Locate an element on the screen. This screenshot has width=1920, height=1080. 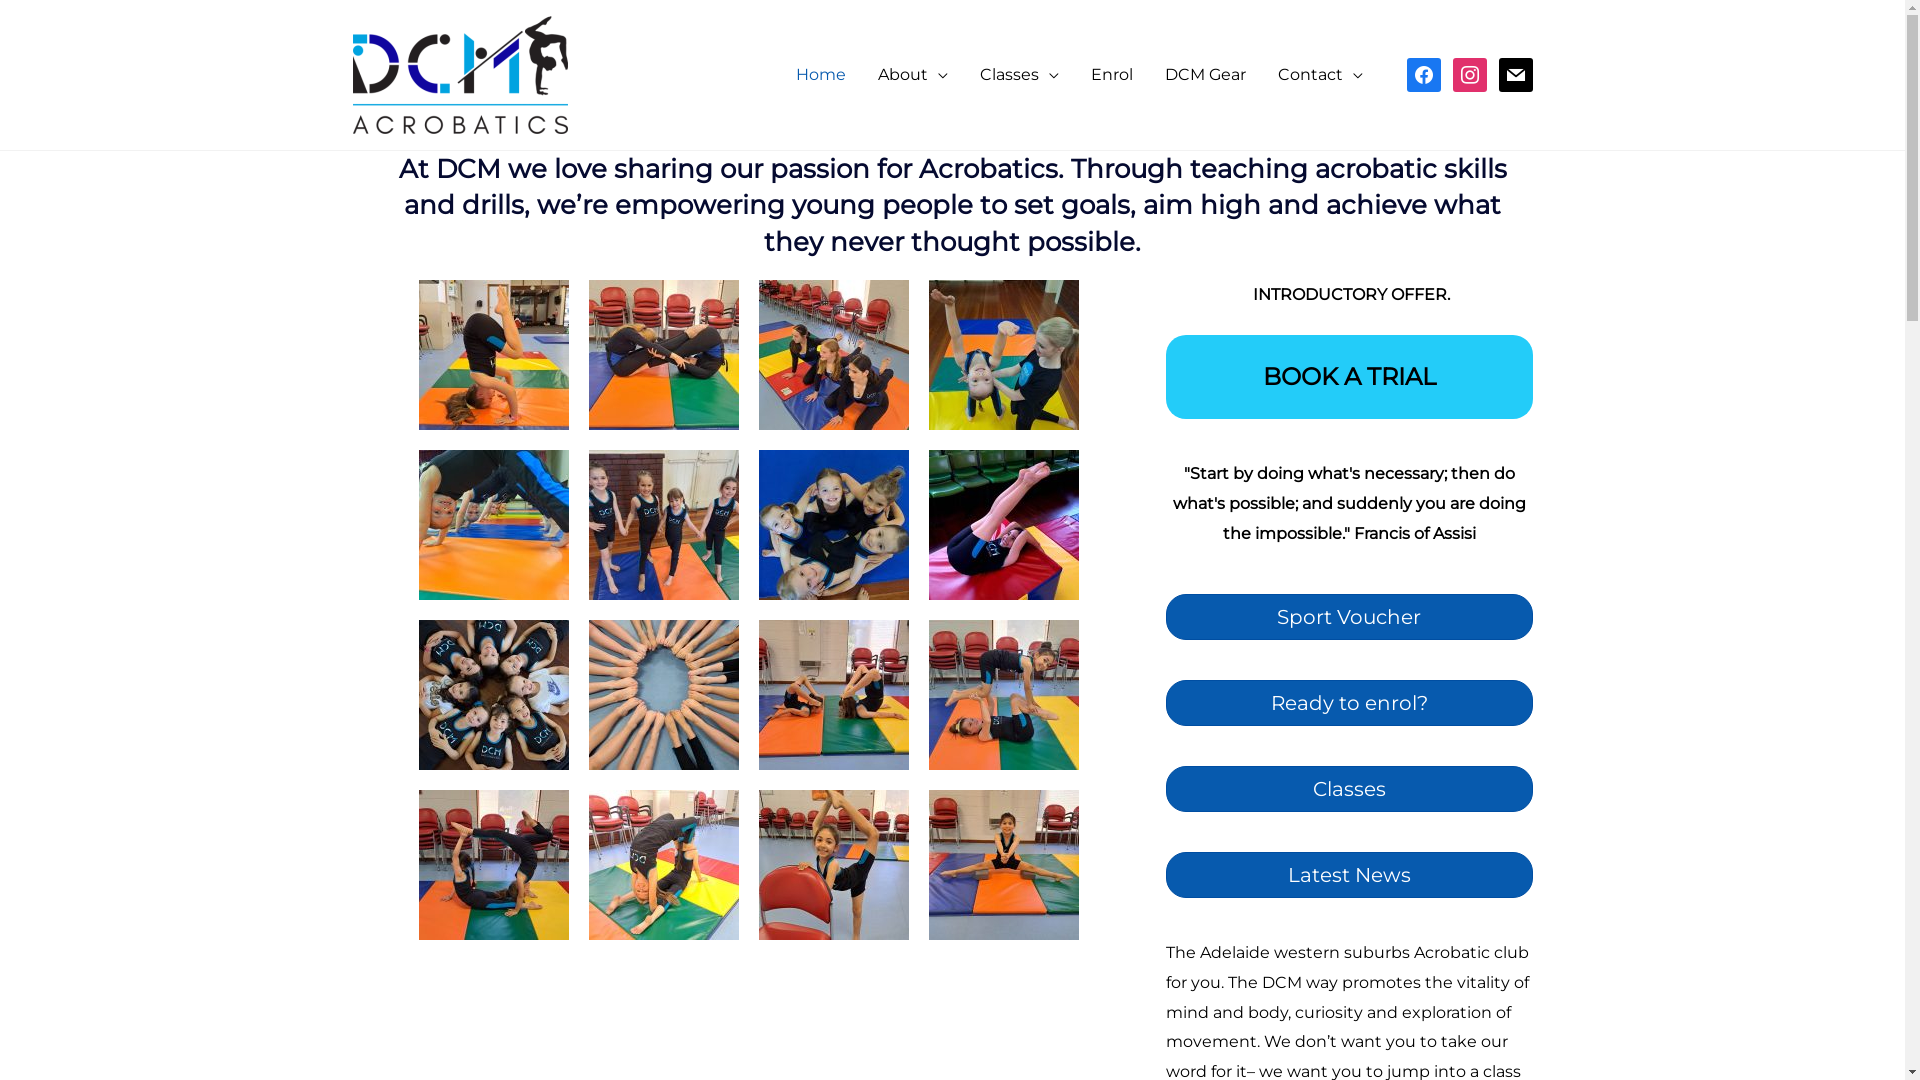
'Ready to enrol?' is located at coordinates (1349, 701).